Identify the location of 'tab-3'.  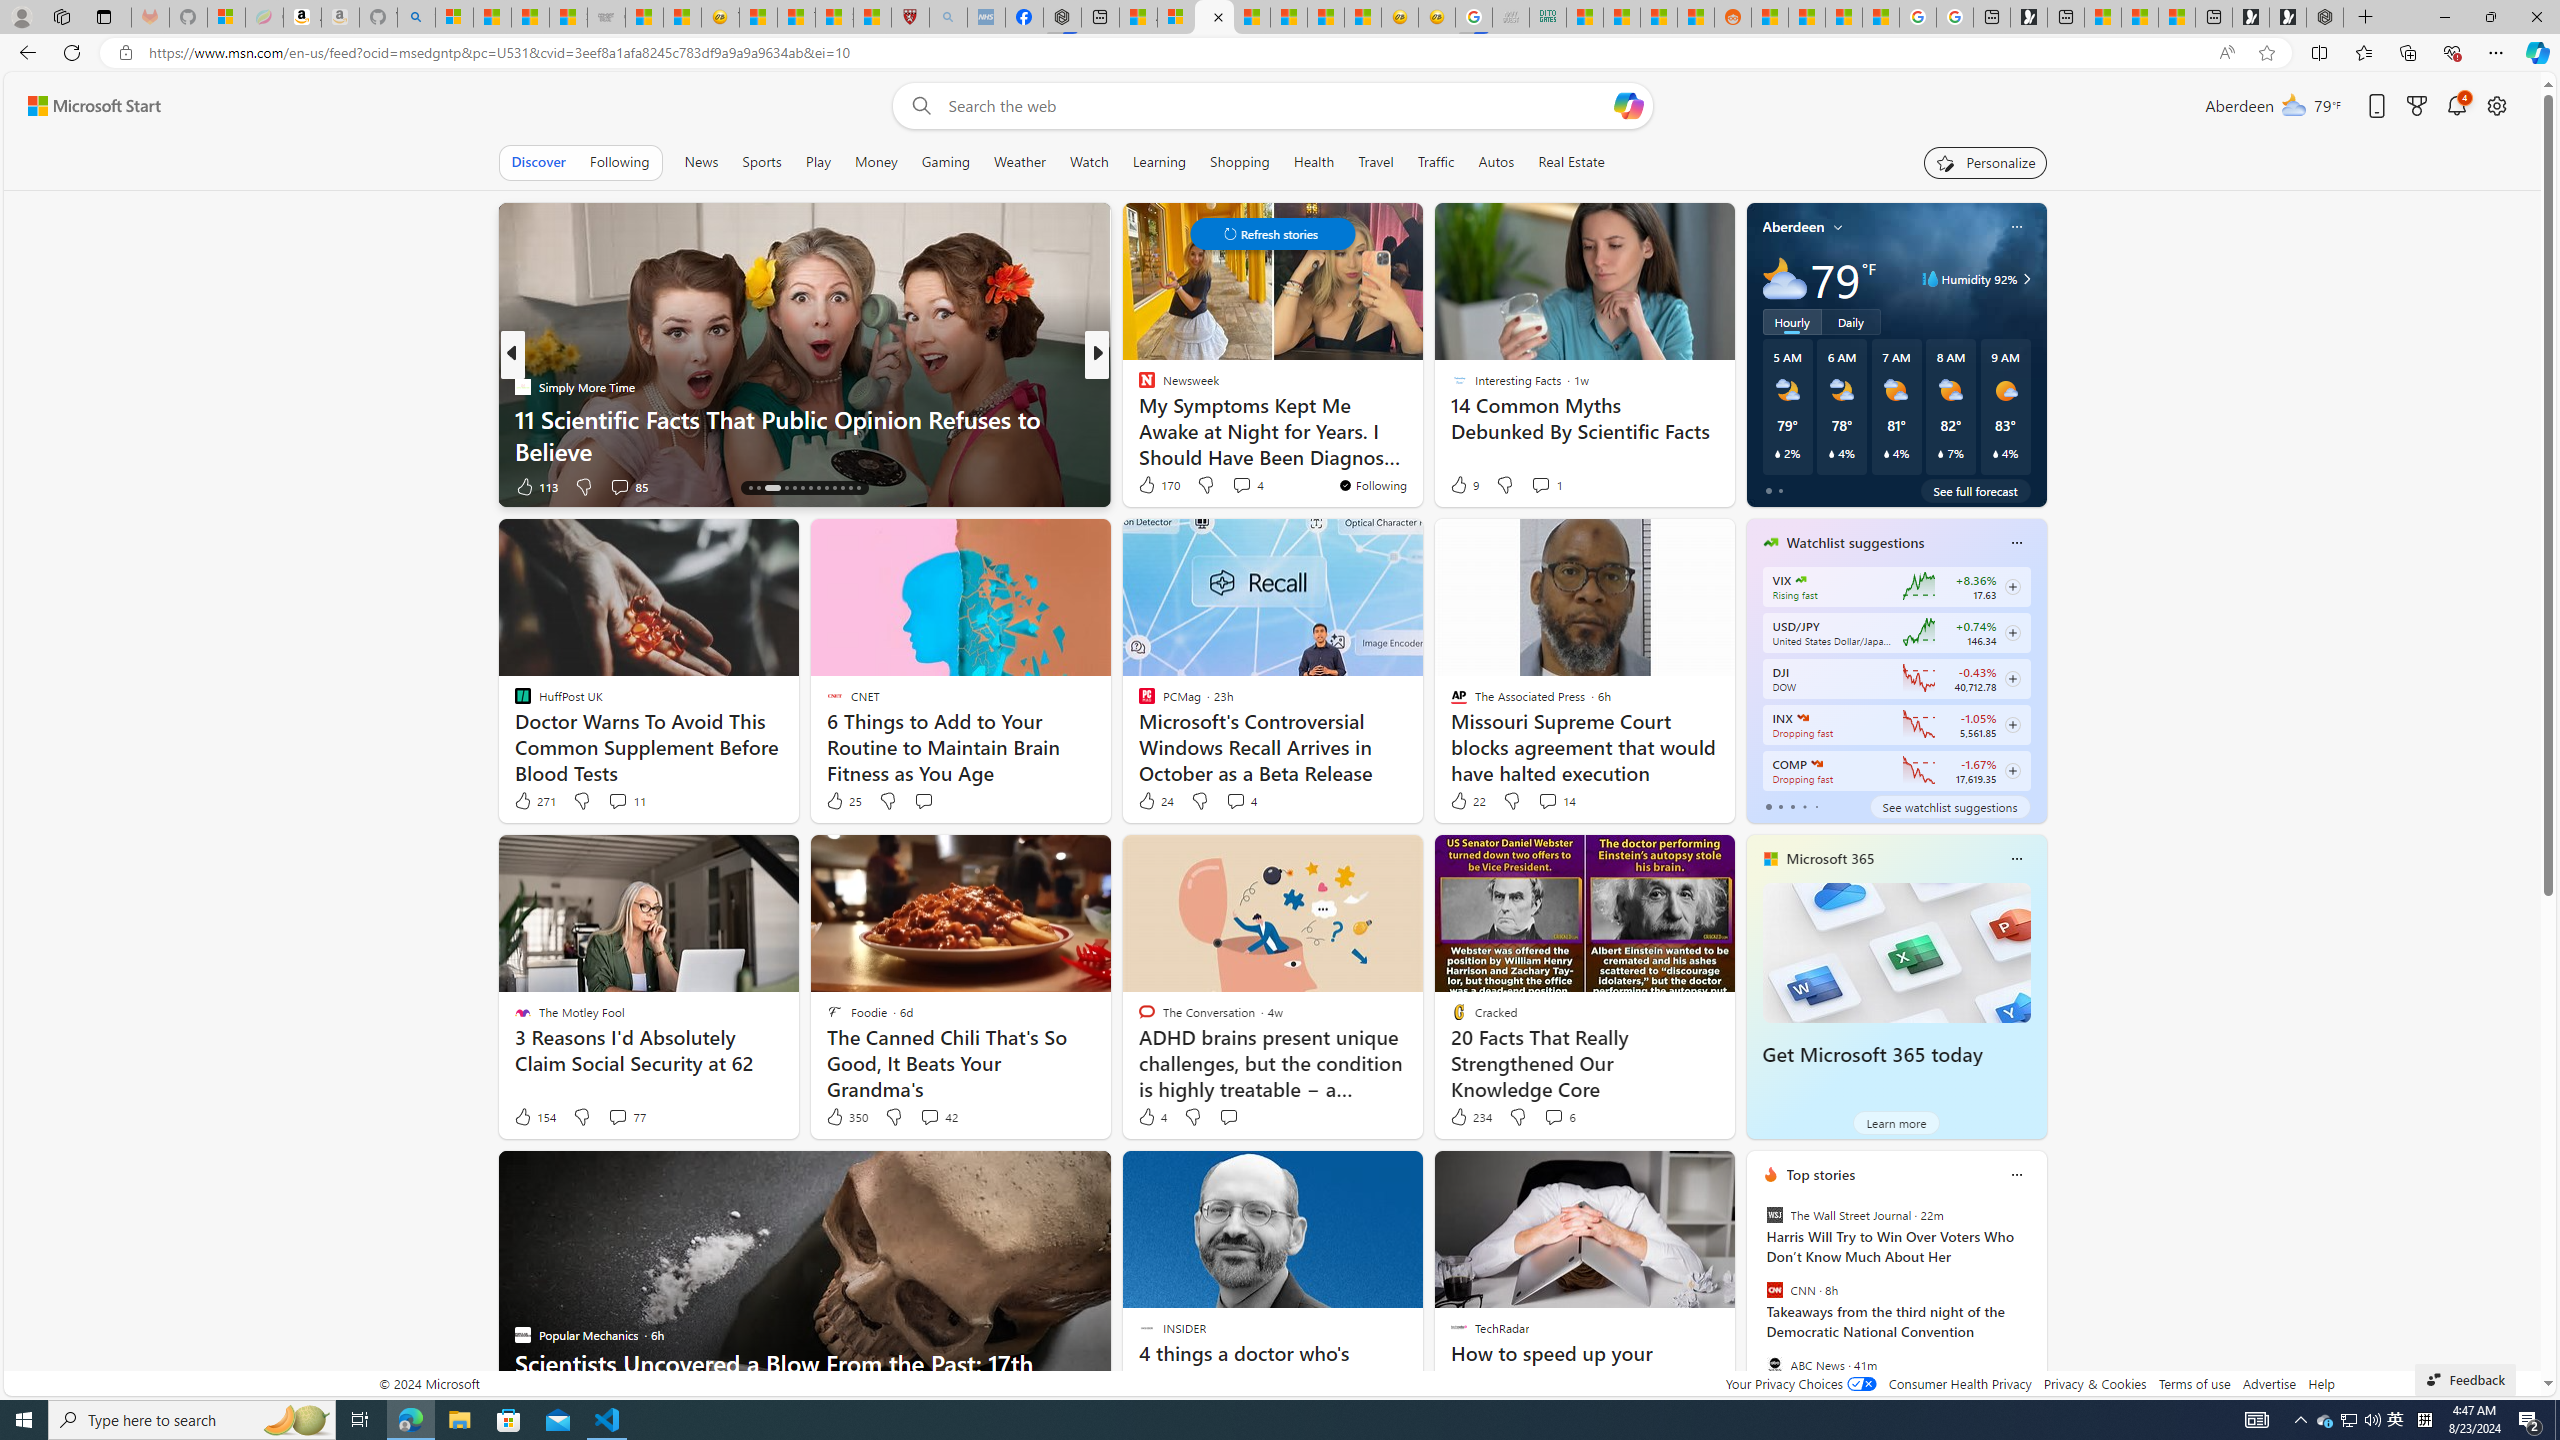
(1802, 807).